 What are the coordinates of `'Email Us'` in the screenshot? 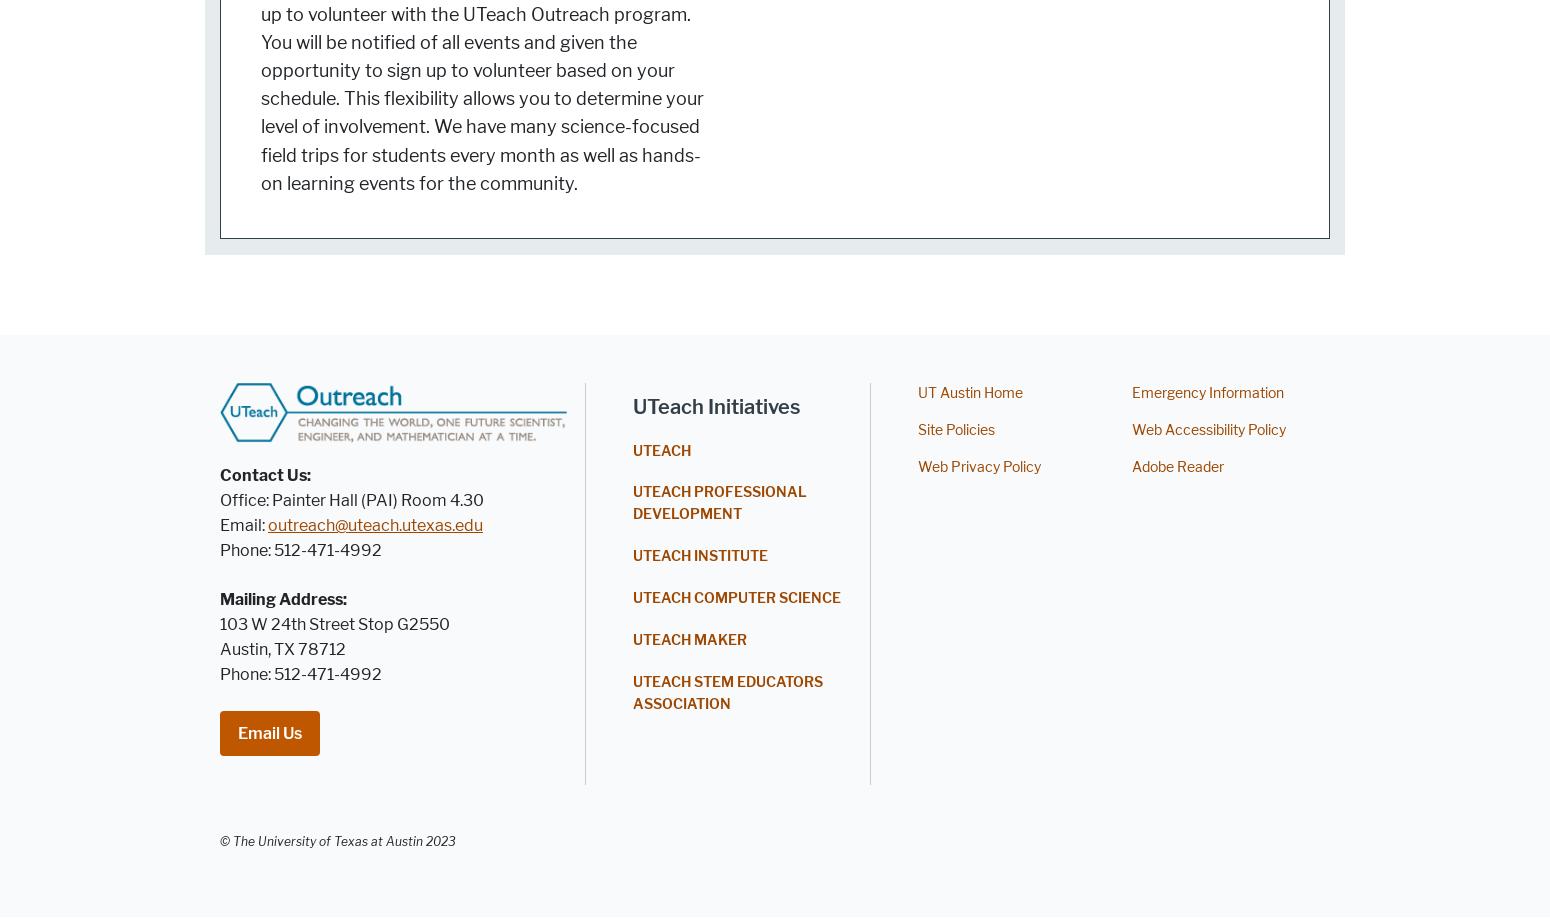 It's located at (237, 731).